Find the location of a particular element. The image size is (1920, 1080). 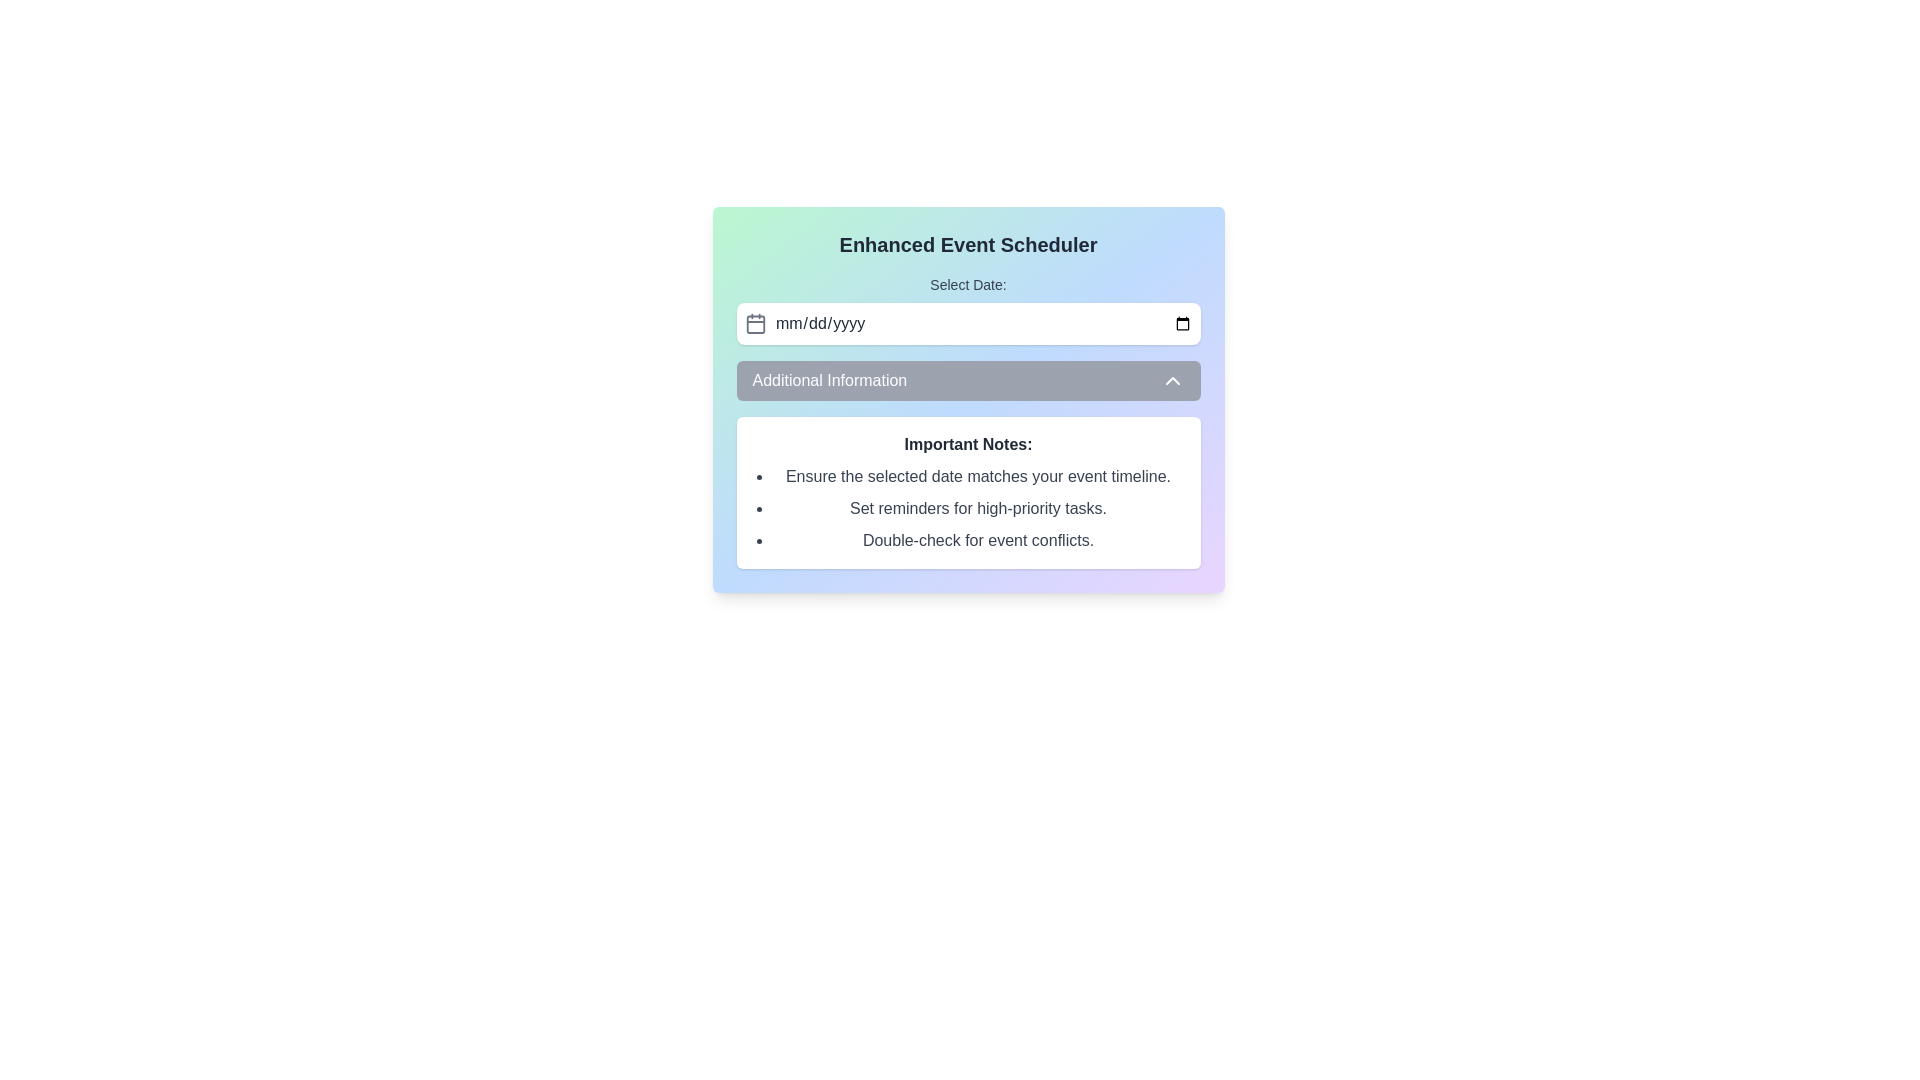

the text label that guides the user to the date picker input field, positioned above the date selection form is located at coordinates (968, 285).